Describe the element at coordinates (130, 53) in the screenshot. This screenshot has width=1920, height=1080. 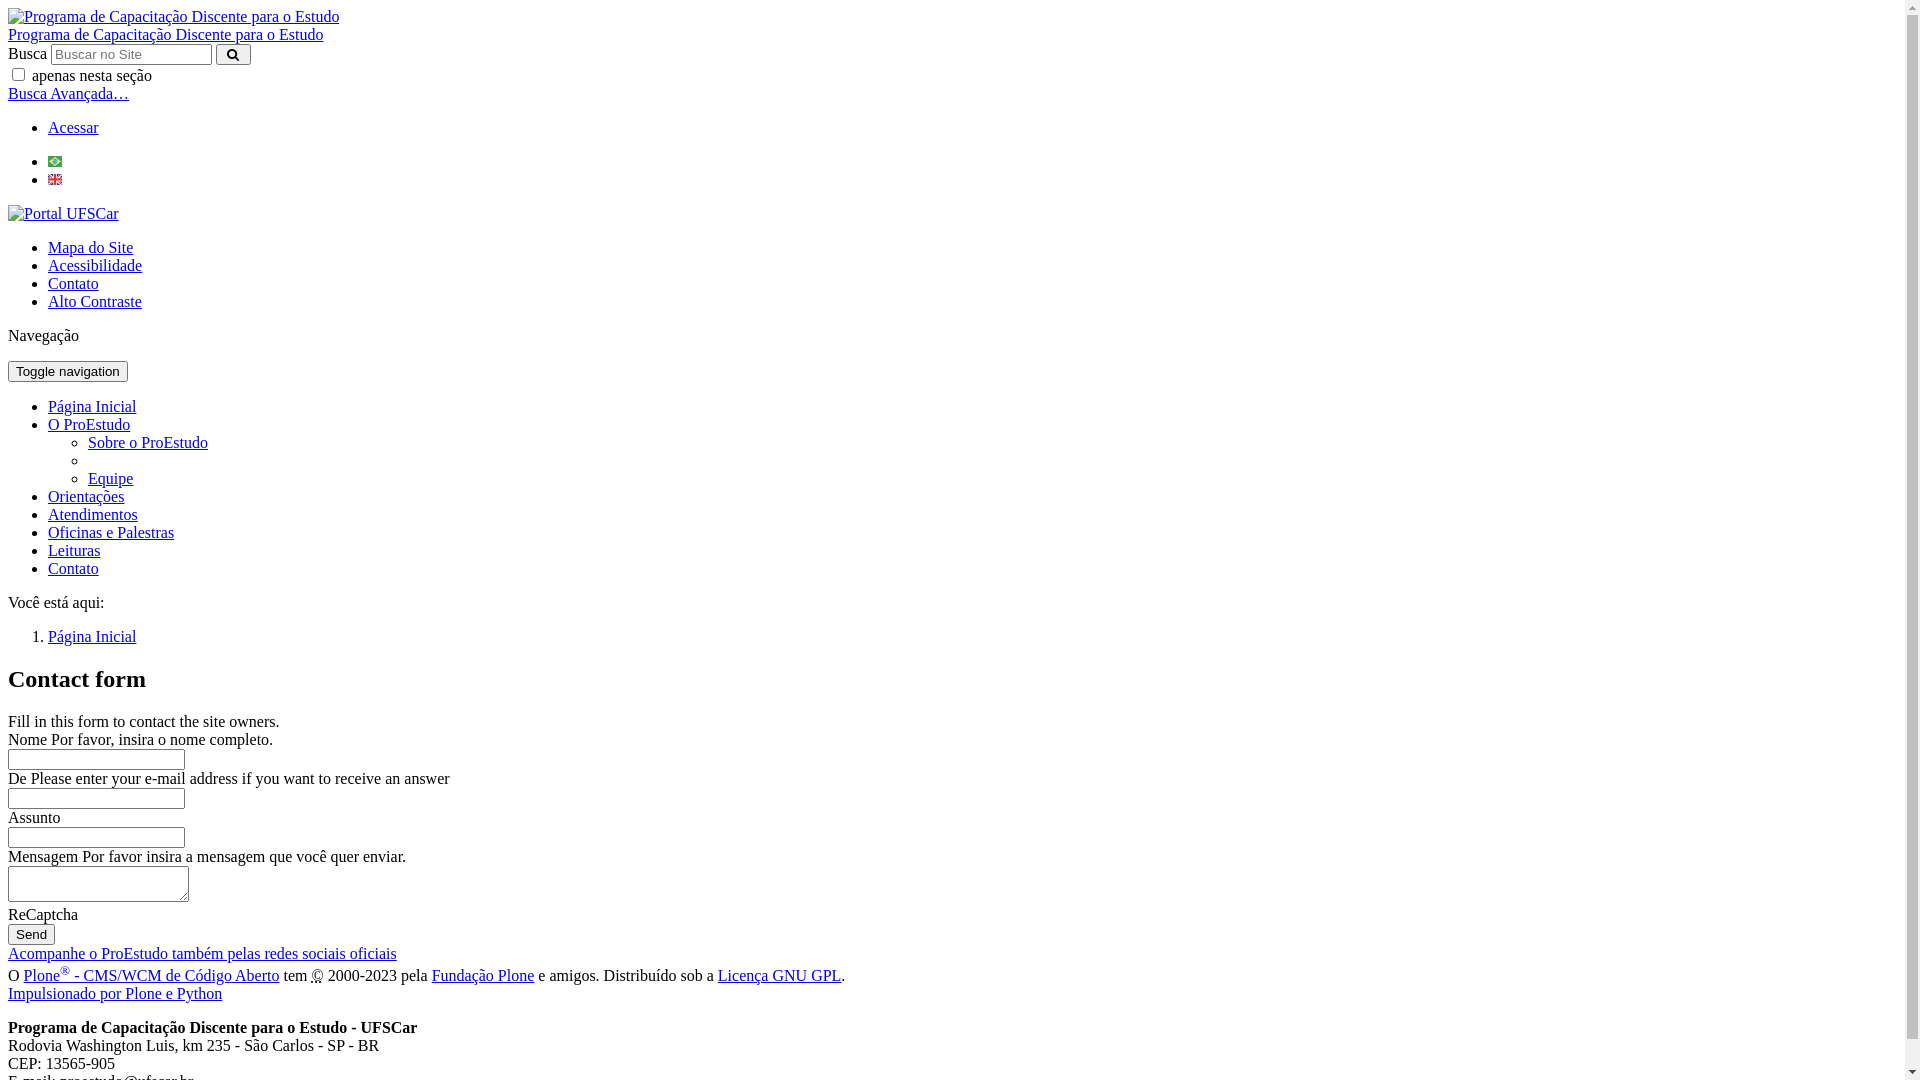
I see `'Buscar no Site'` at that location.